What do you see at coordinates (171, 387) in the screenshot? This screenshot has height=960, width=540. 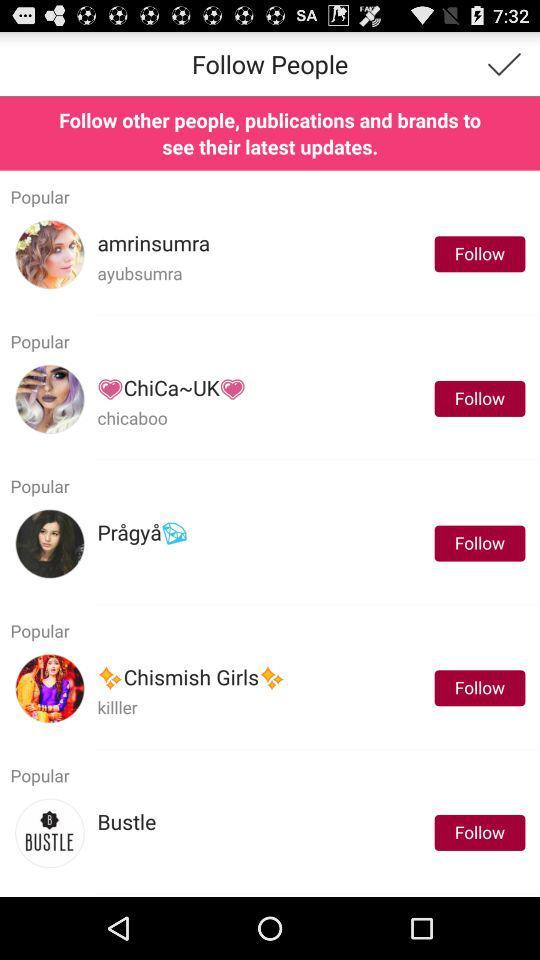 I see `app to the left of follow` at bounding box center [171, 387].